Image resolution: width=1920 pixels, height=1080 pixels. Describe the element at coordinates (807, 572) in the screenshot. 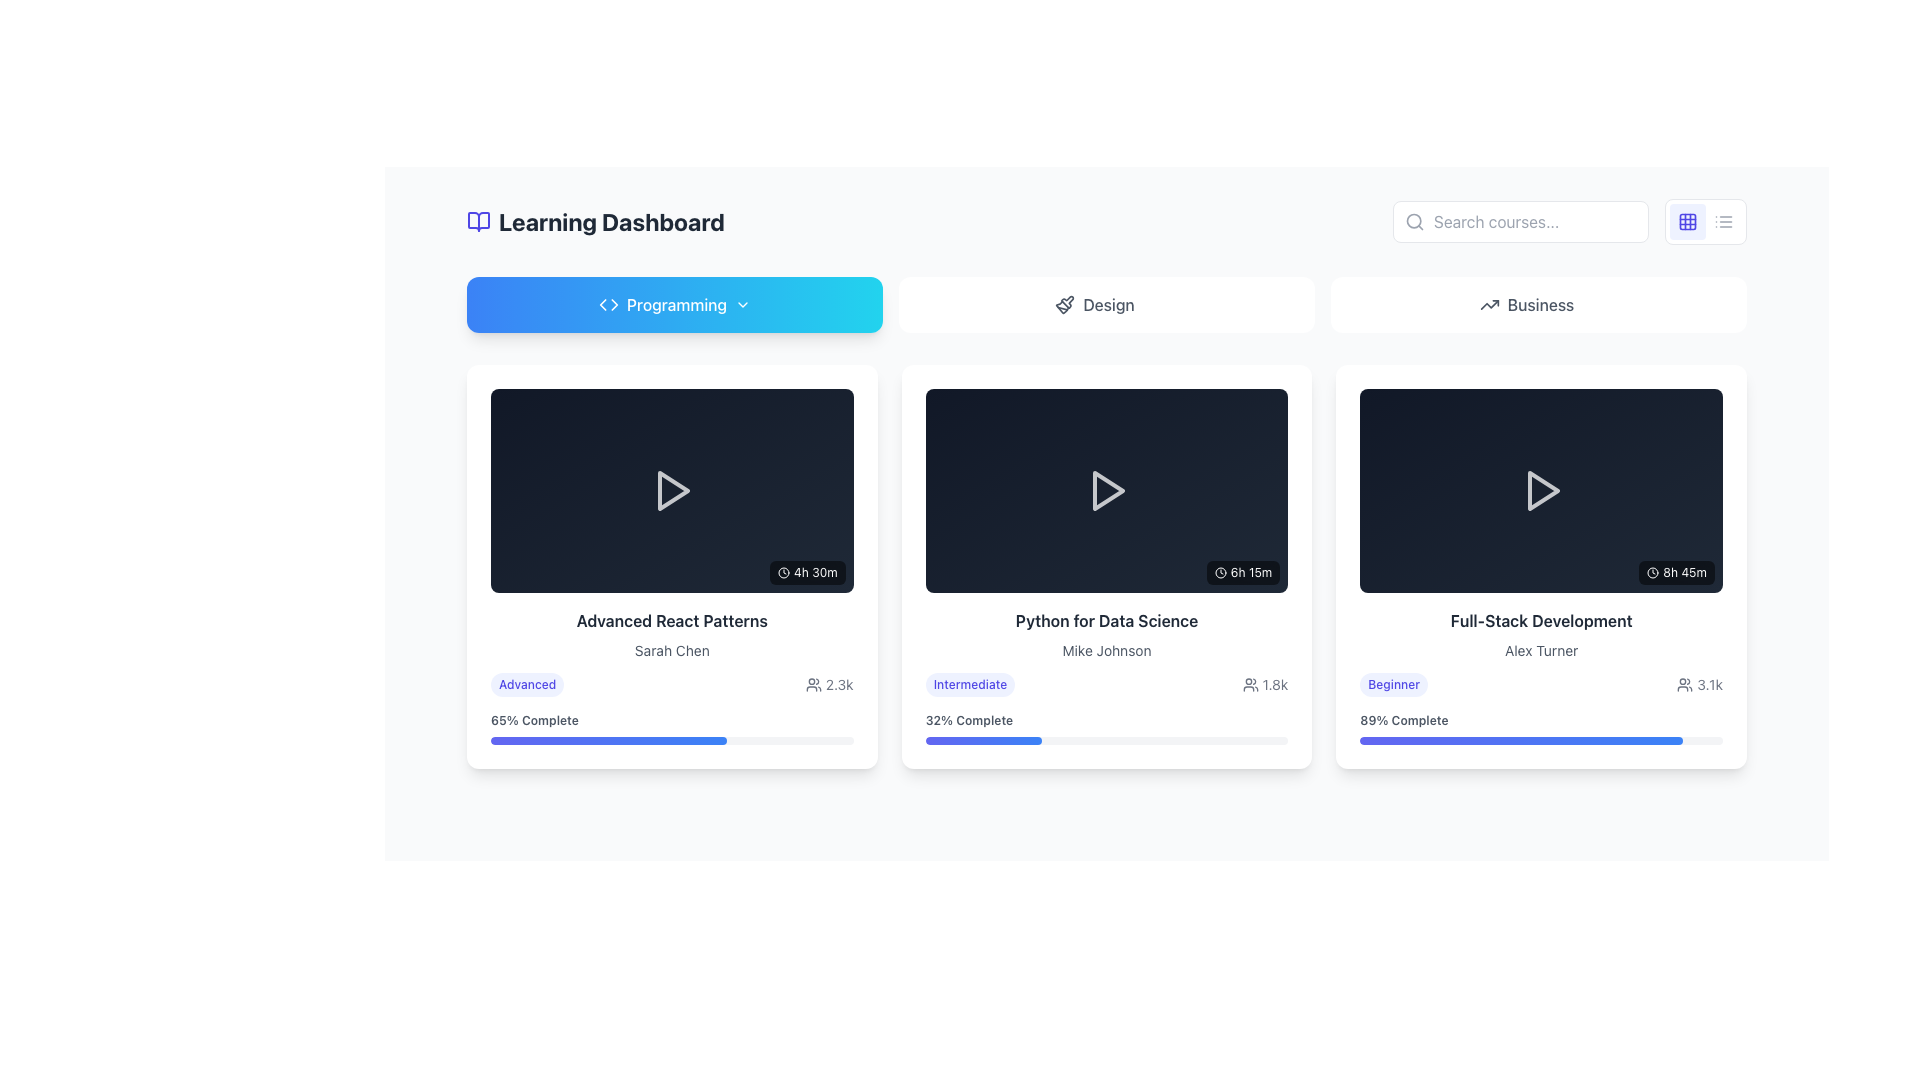

I see `the informative label with an icon located at the bottom-right corner of the 'Advanced React Patterns' course card, which displays the total duration of the course` at that location.